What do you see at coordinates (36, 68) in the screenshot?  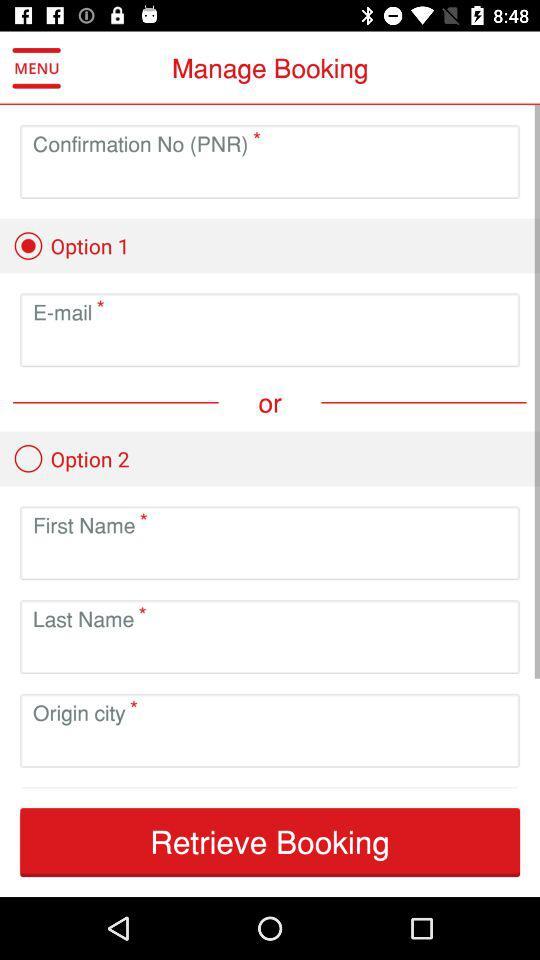 I see `icon to the left of manage booking icon` at bounding box center [36, 68].